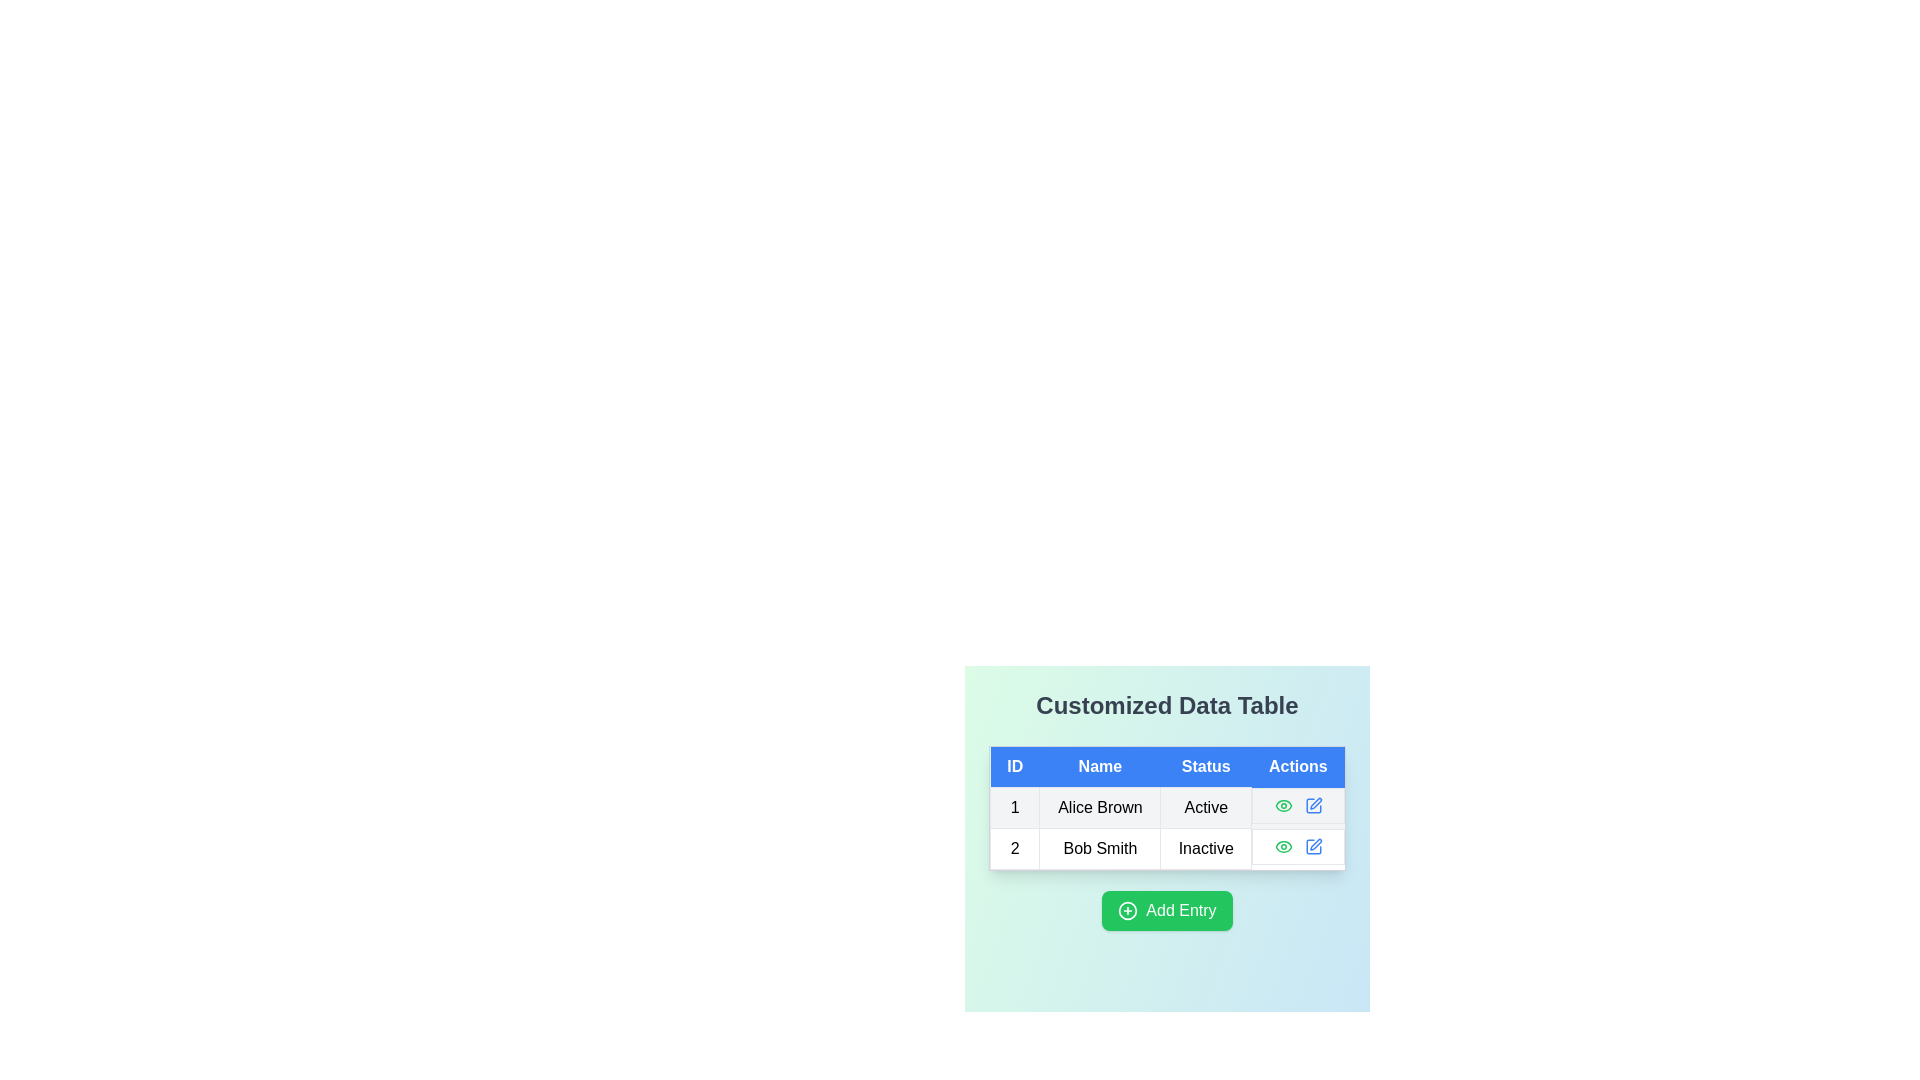 Image resolution: width=1920 pixels, height=1080 pixels. Describe the element at coordinates (1205, 766) in the screenshot. I see `the Table Header Cell labeled 'Status', which has a blue background and white text, positioned in the table header row` at that location.